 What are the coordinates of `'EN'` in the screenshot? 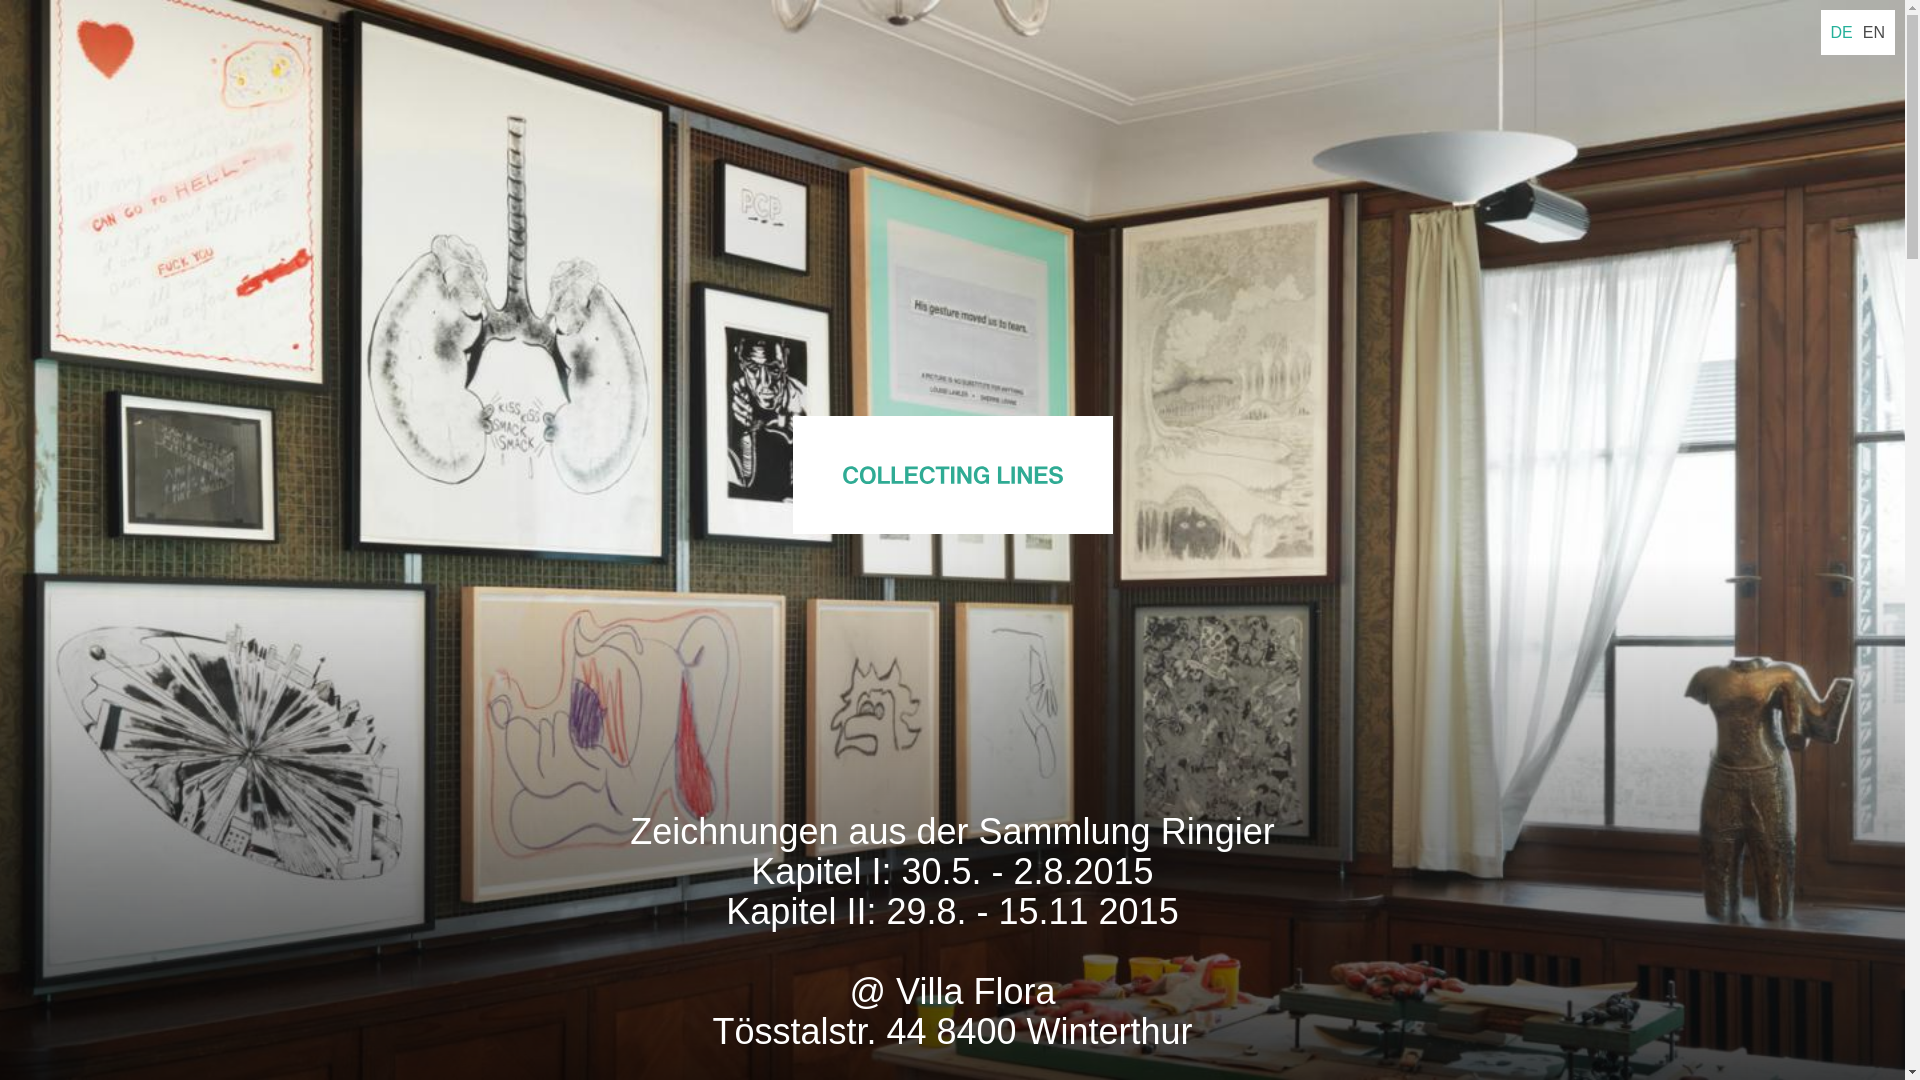 It's located at (1872, 32).